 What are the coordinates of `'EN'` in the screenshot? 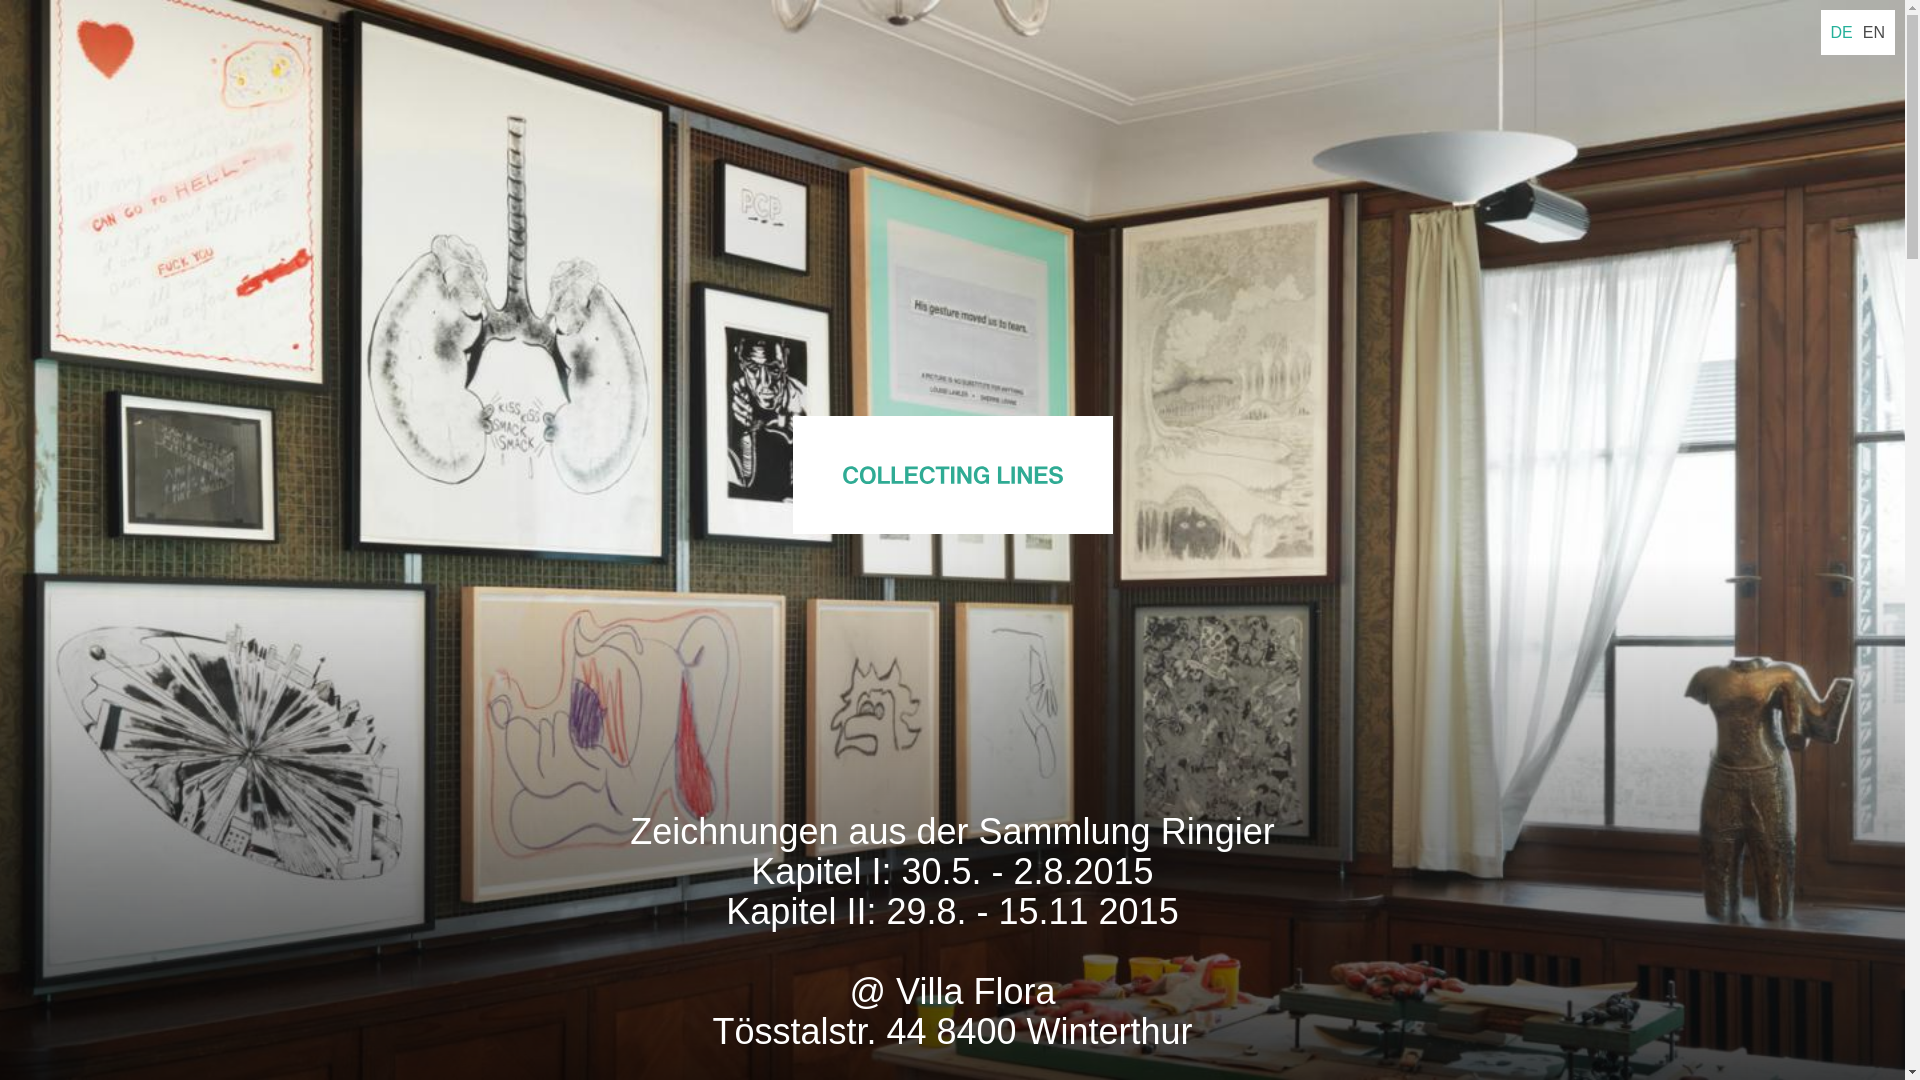 It's located at (1872, 32).